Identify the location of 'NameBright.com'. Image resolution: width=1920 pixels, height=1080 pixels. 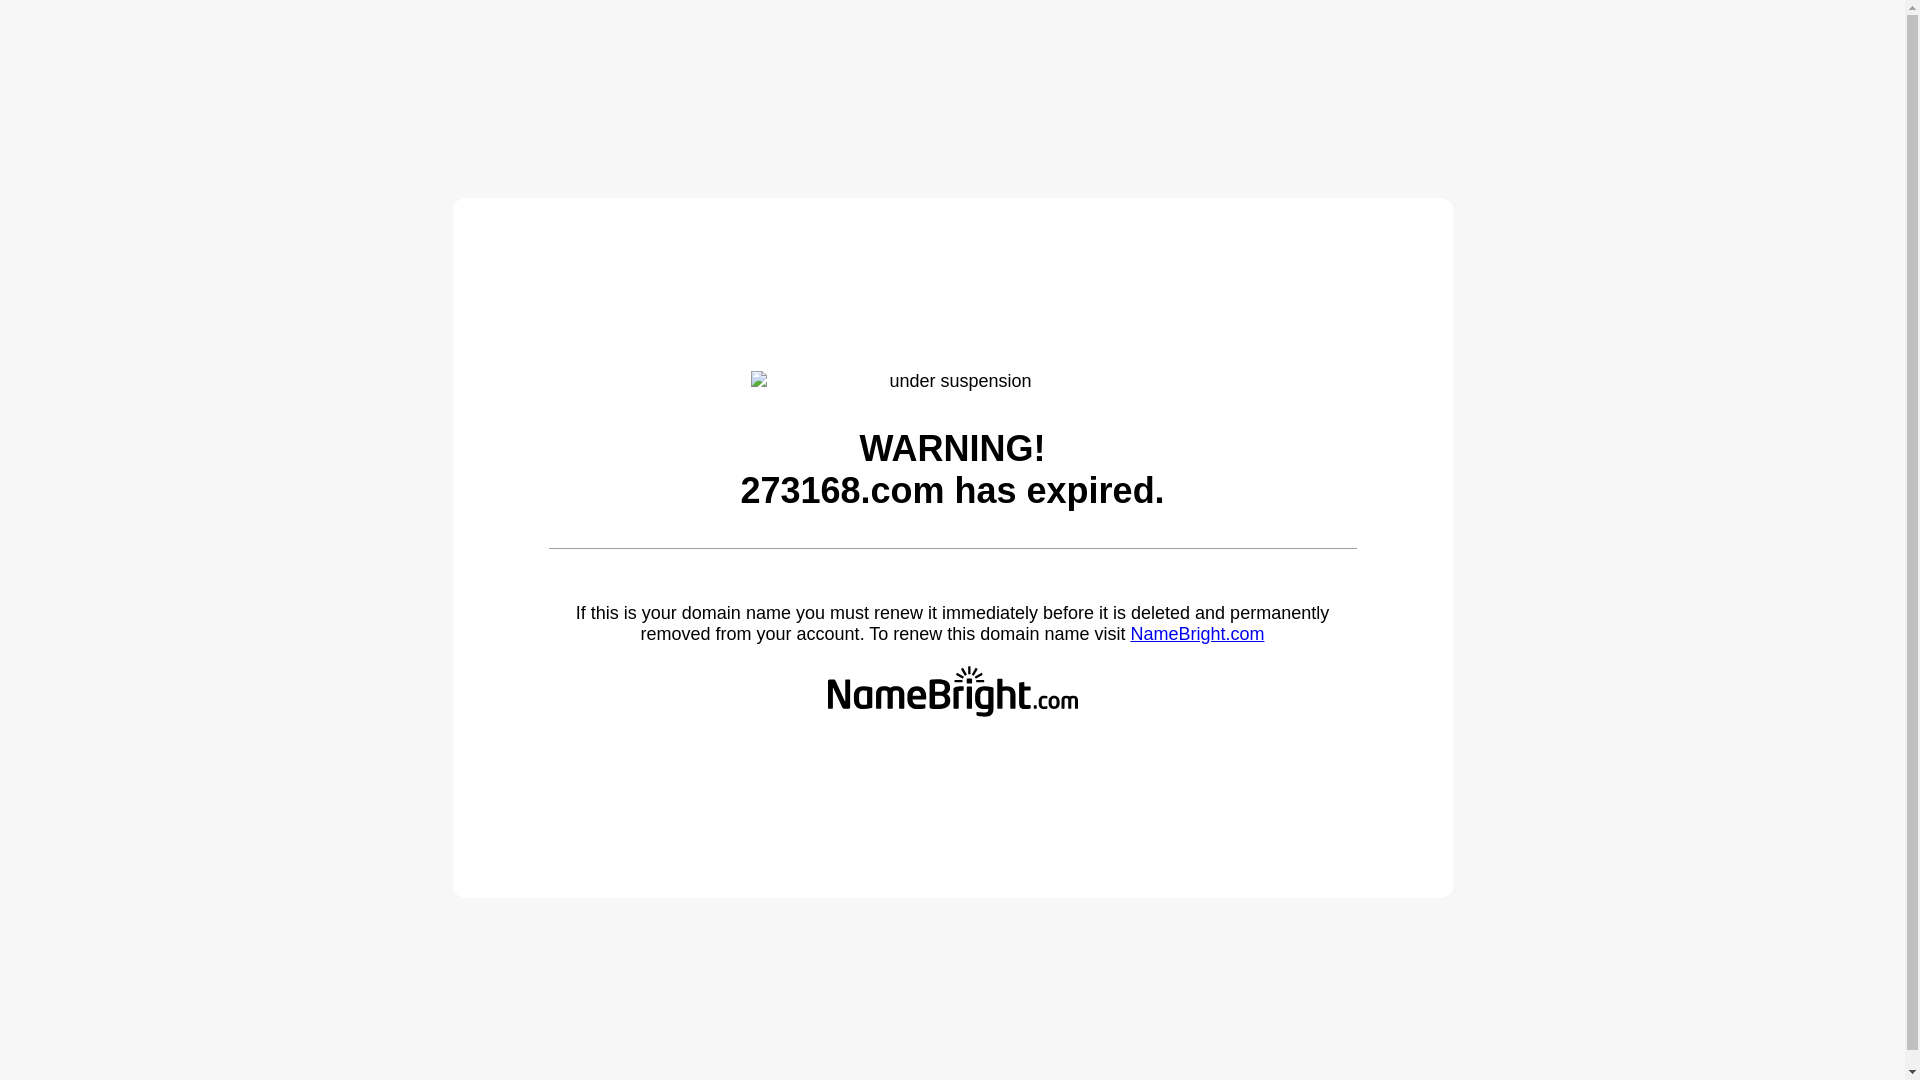
(1196, 633).